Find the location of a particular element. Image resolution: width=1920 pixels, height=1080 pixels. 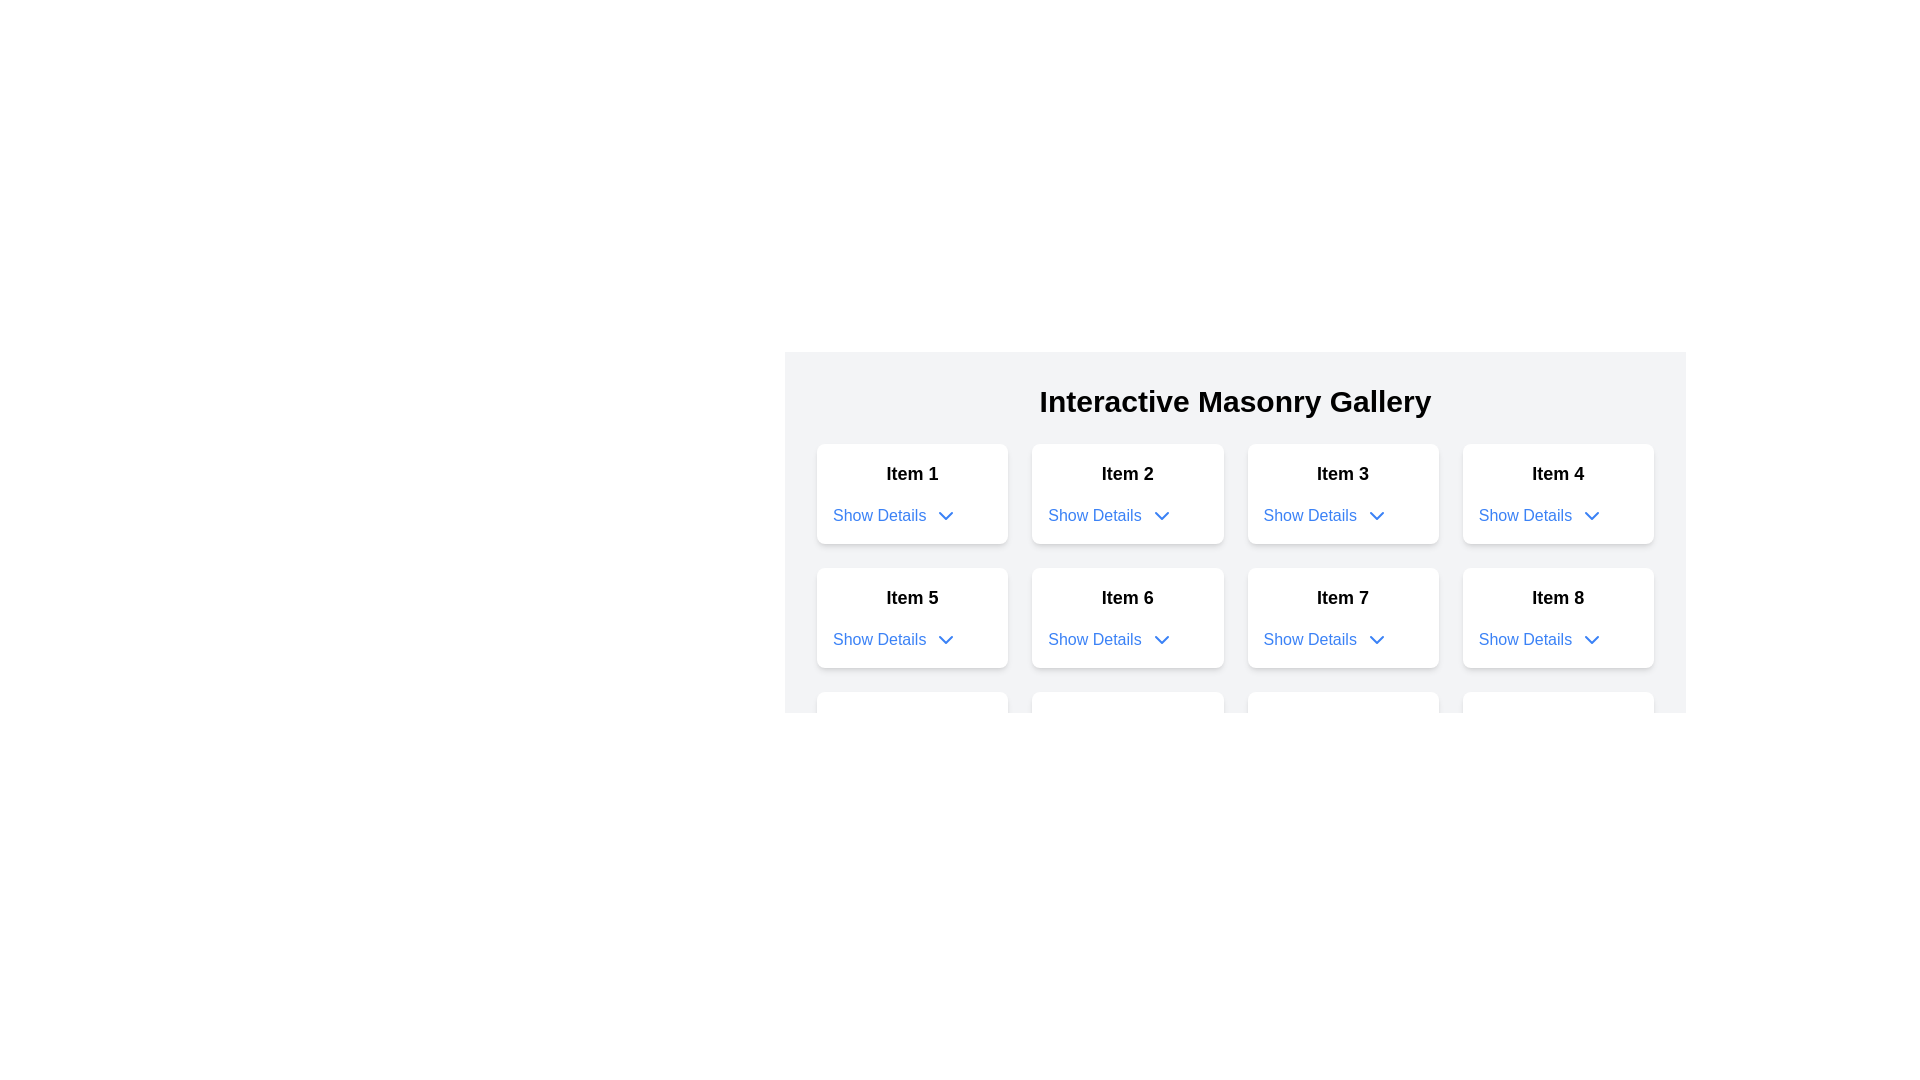

the clickable text link located beneath the title 'Item 6' in the middle-right portion of the layout to show more details is located at coordinates (1093, 640).